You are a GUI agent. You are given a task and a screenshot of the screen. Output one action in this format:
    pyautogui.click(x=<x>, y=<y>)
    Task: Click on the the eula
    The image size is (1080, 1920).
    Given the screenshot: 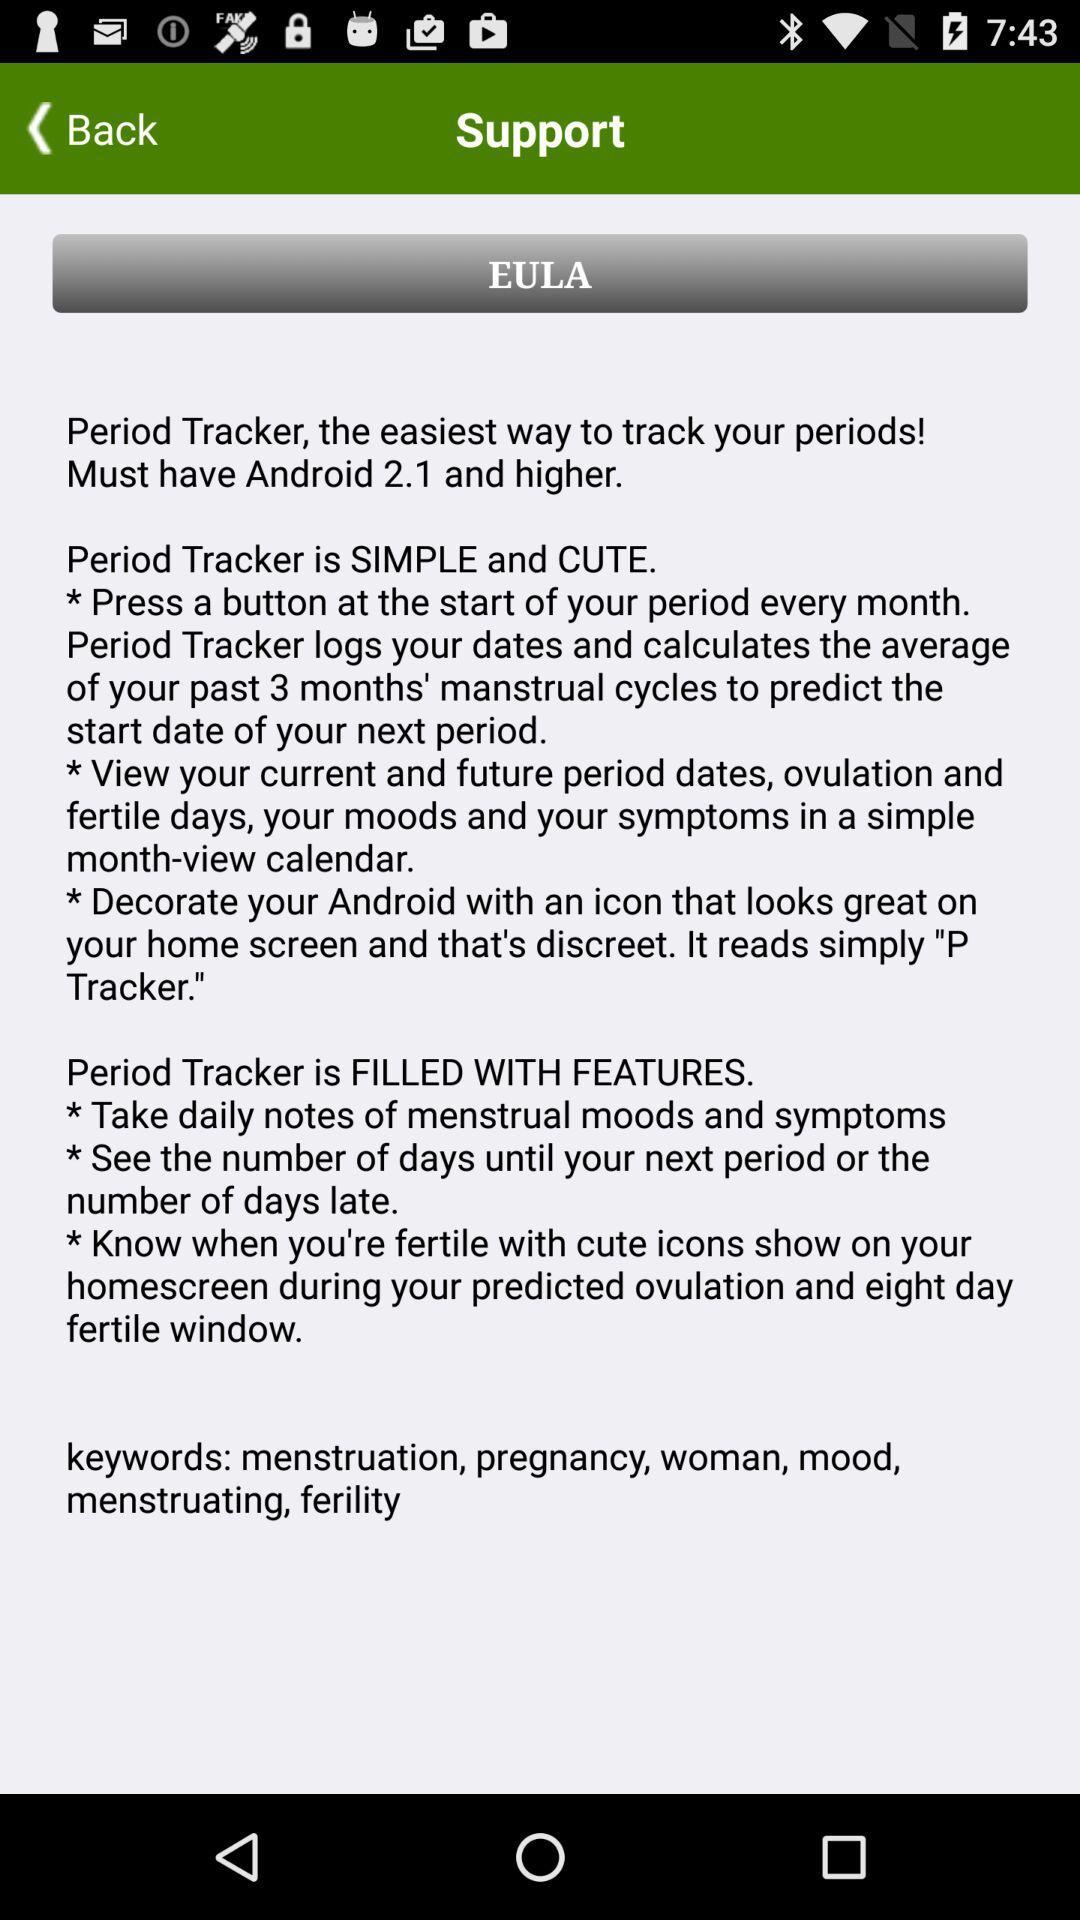 What is the action you would take?
    pyautogui.click(x=540, y=272)
    